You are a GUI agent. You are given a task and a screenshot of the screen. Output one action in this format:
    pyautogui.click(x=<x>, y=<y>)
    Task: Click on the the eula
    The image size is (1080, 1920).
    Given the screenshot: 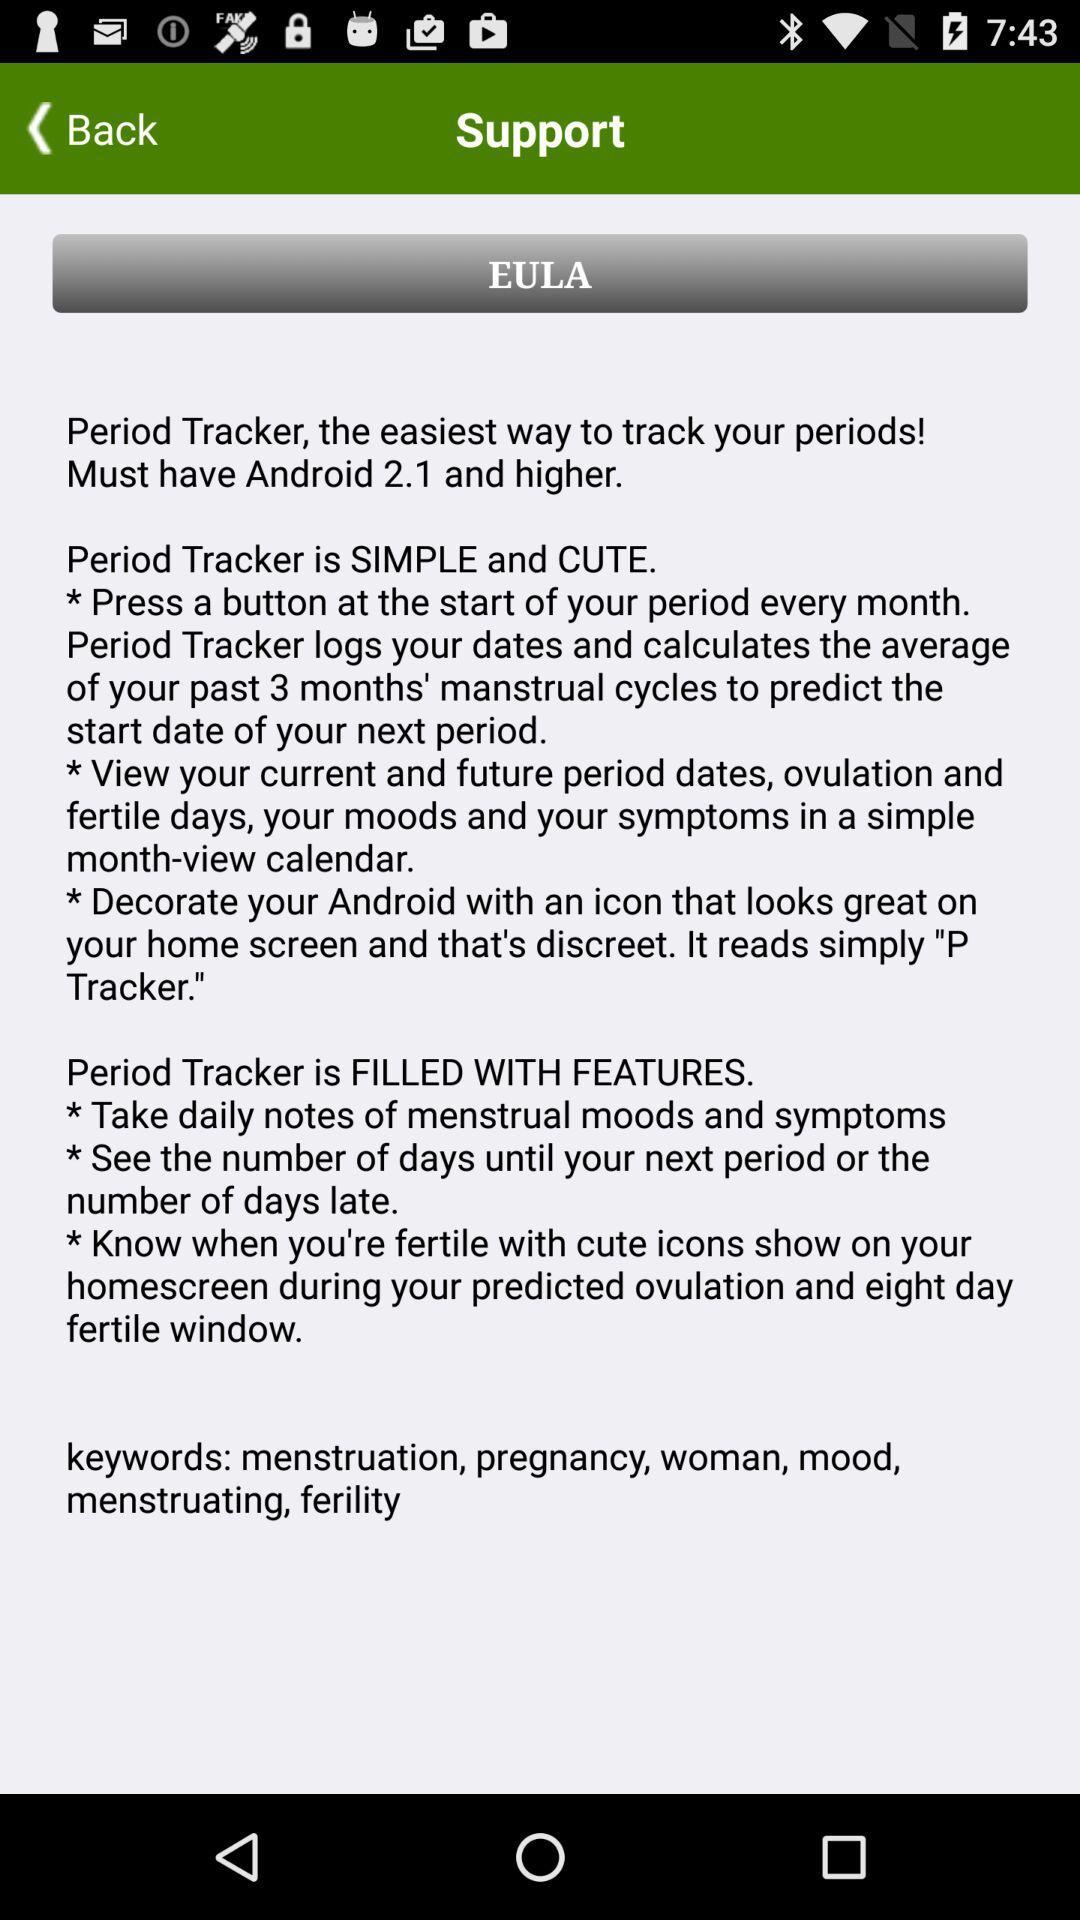 What is the action you would take?
    pyautogui.click(x=540, y=272)
    